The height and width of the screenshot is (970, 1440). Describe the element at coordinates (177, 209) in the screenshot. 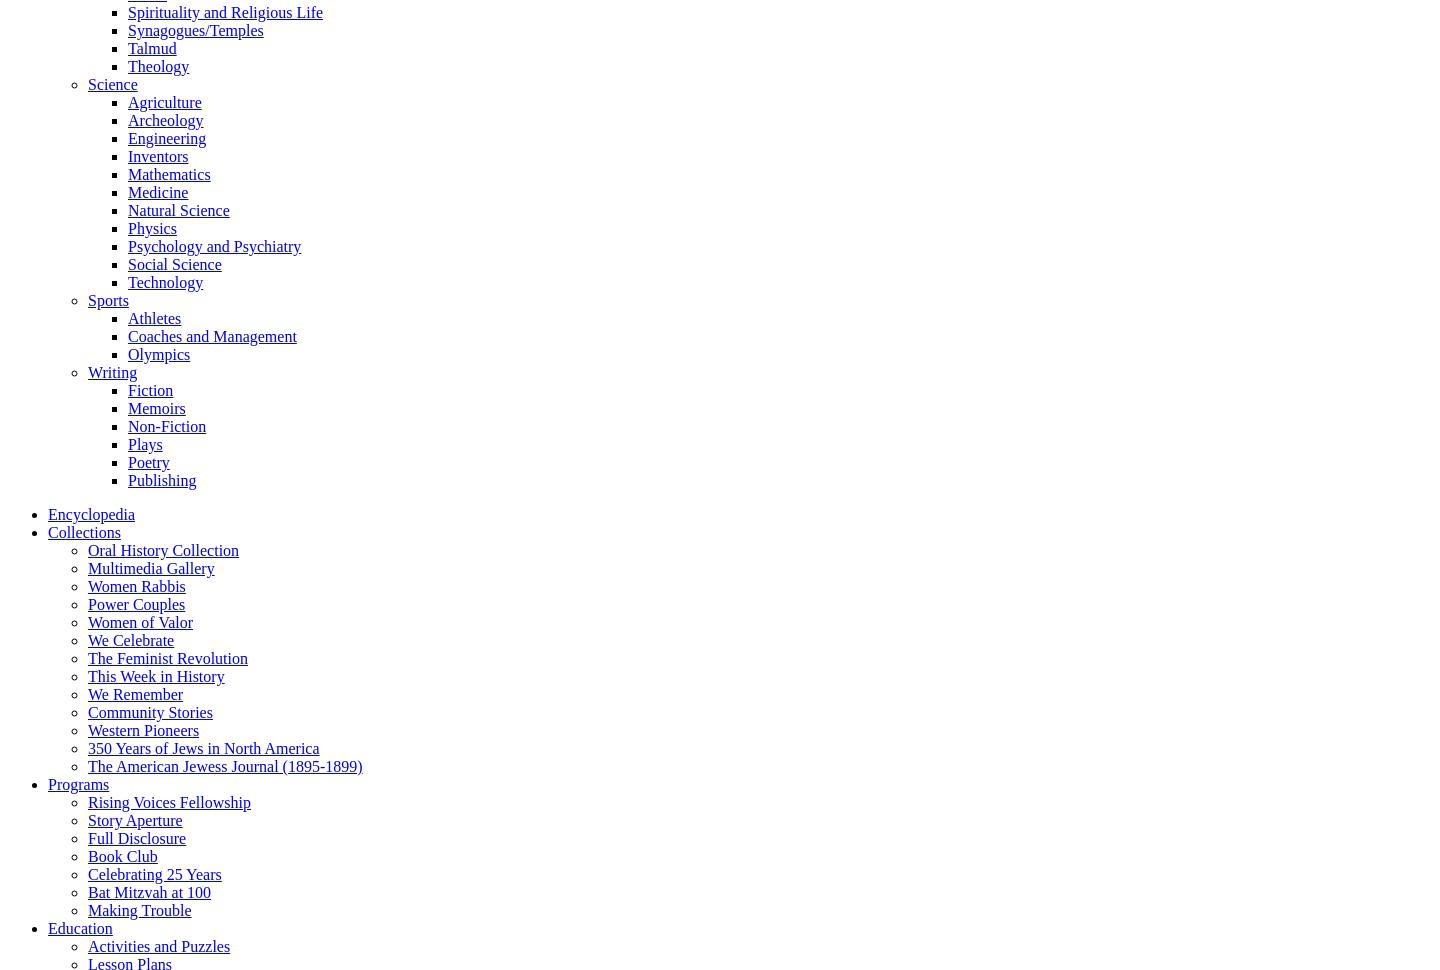

I see `'Natural Science'` at that location.